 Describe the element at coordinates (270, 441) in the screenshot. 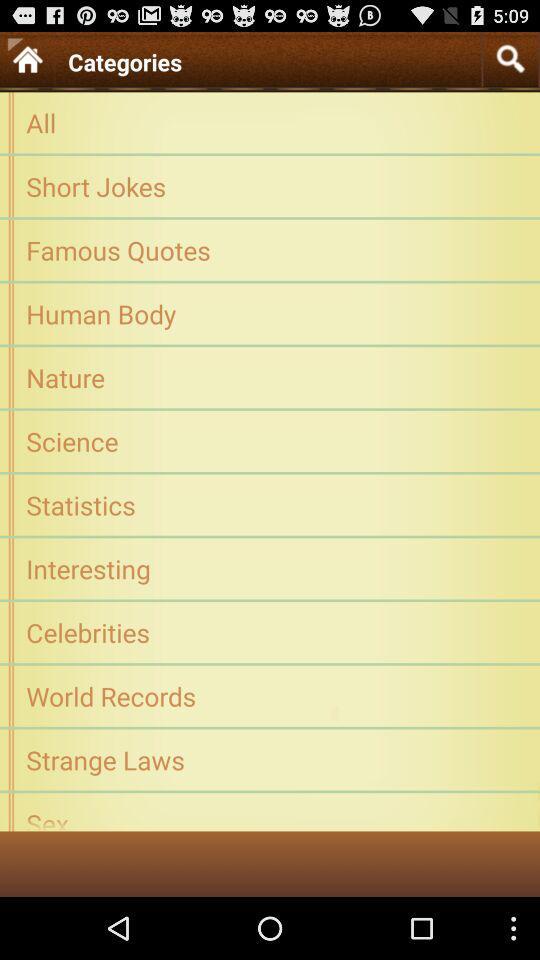

I see `the app above statistics` at that location.